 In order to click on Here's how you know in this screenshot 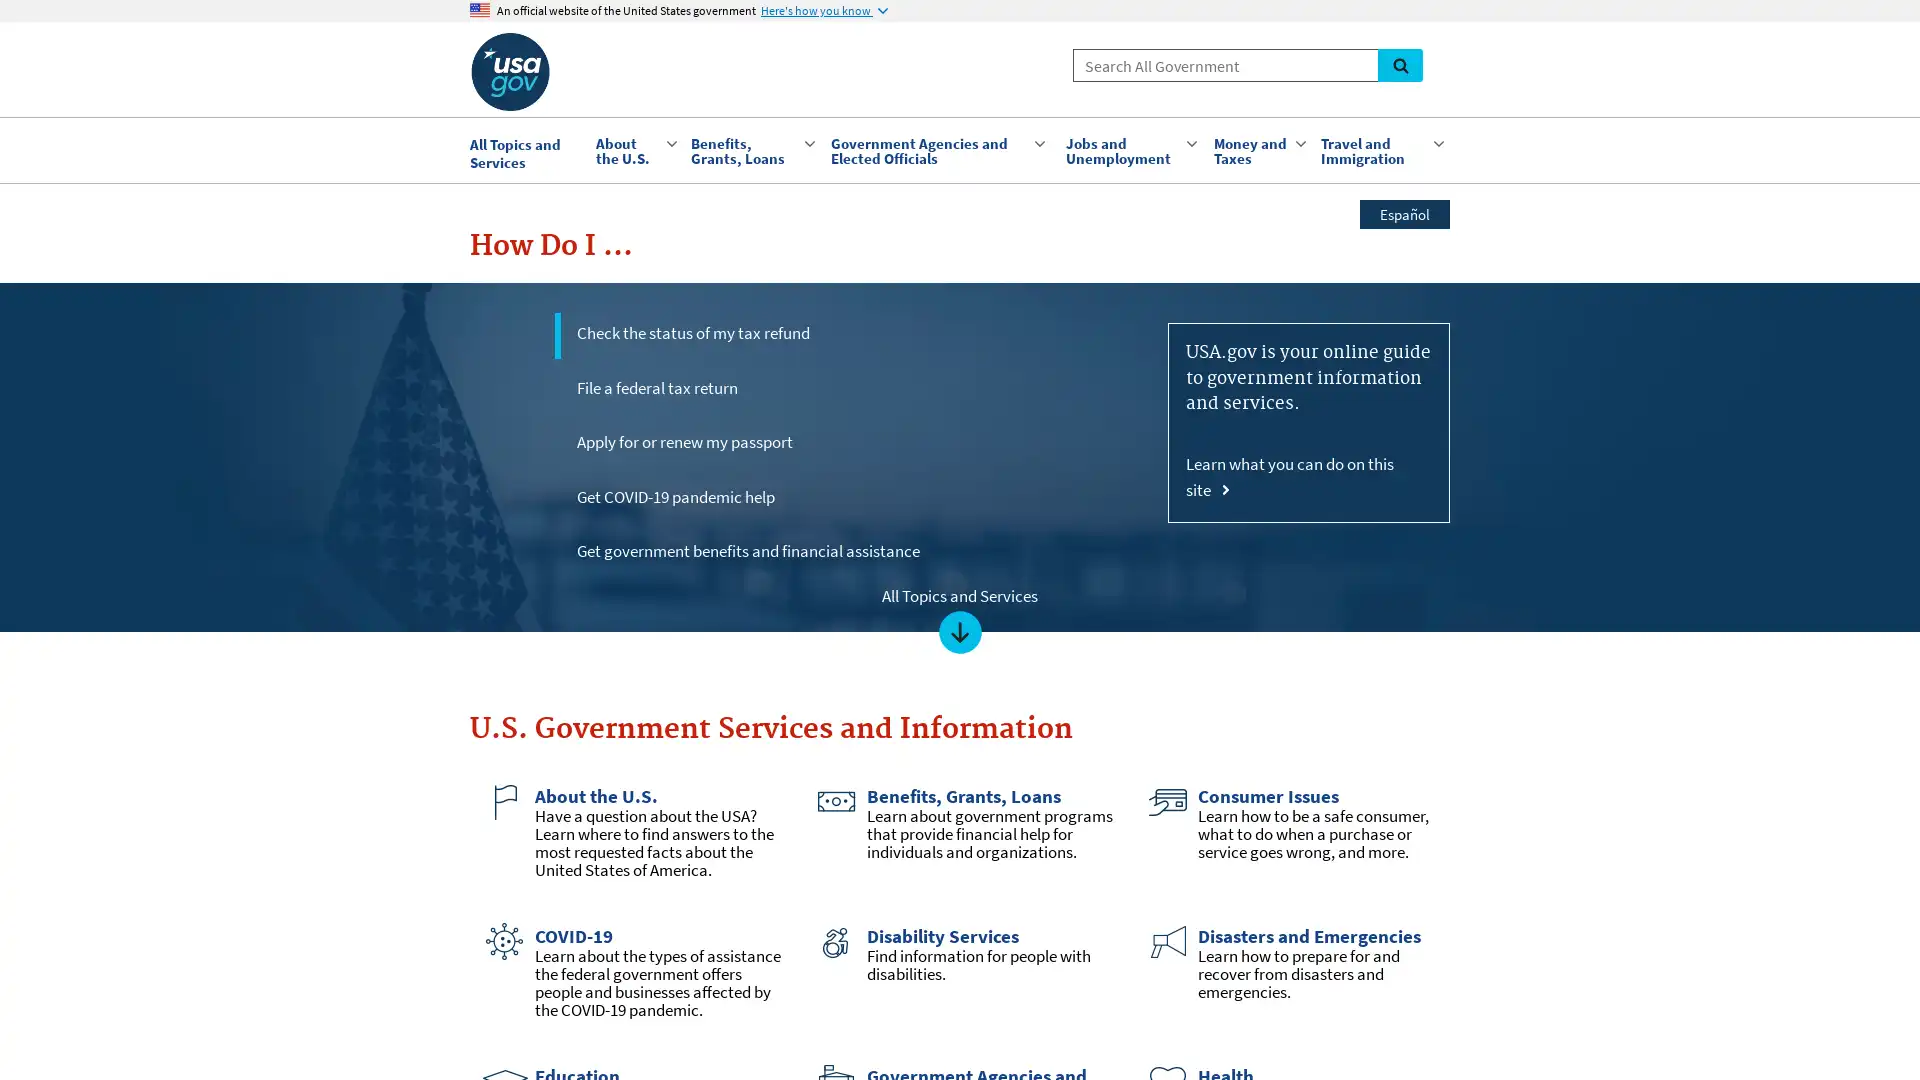, I will do `click(824, 11)`.